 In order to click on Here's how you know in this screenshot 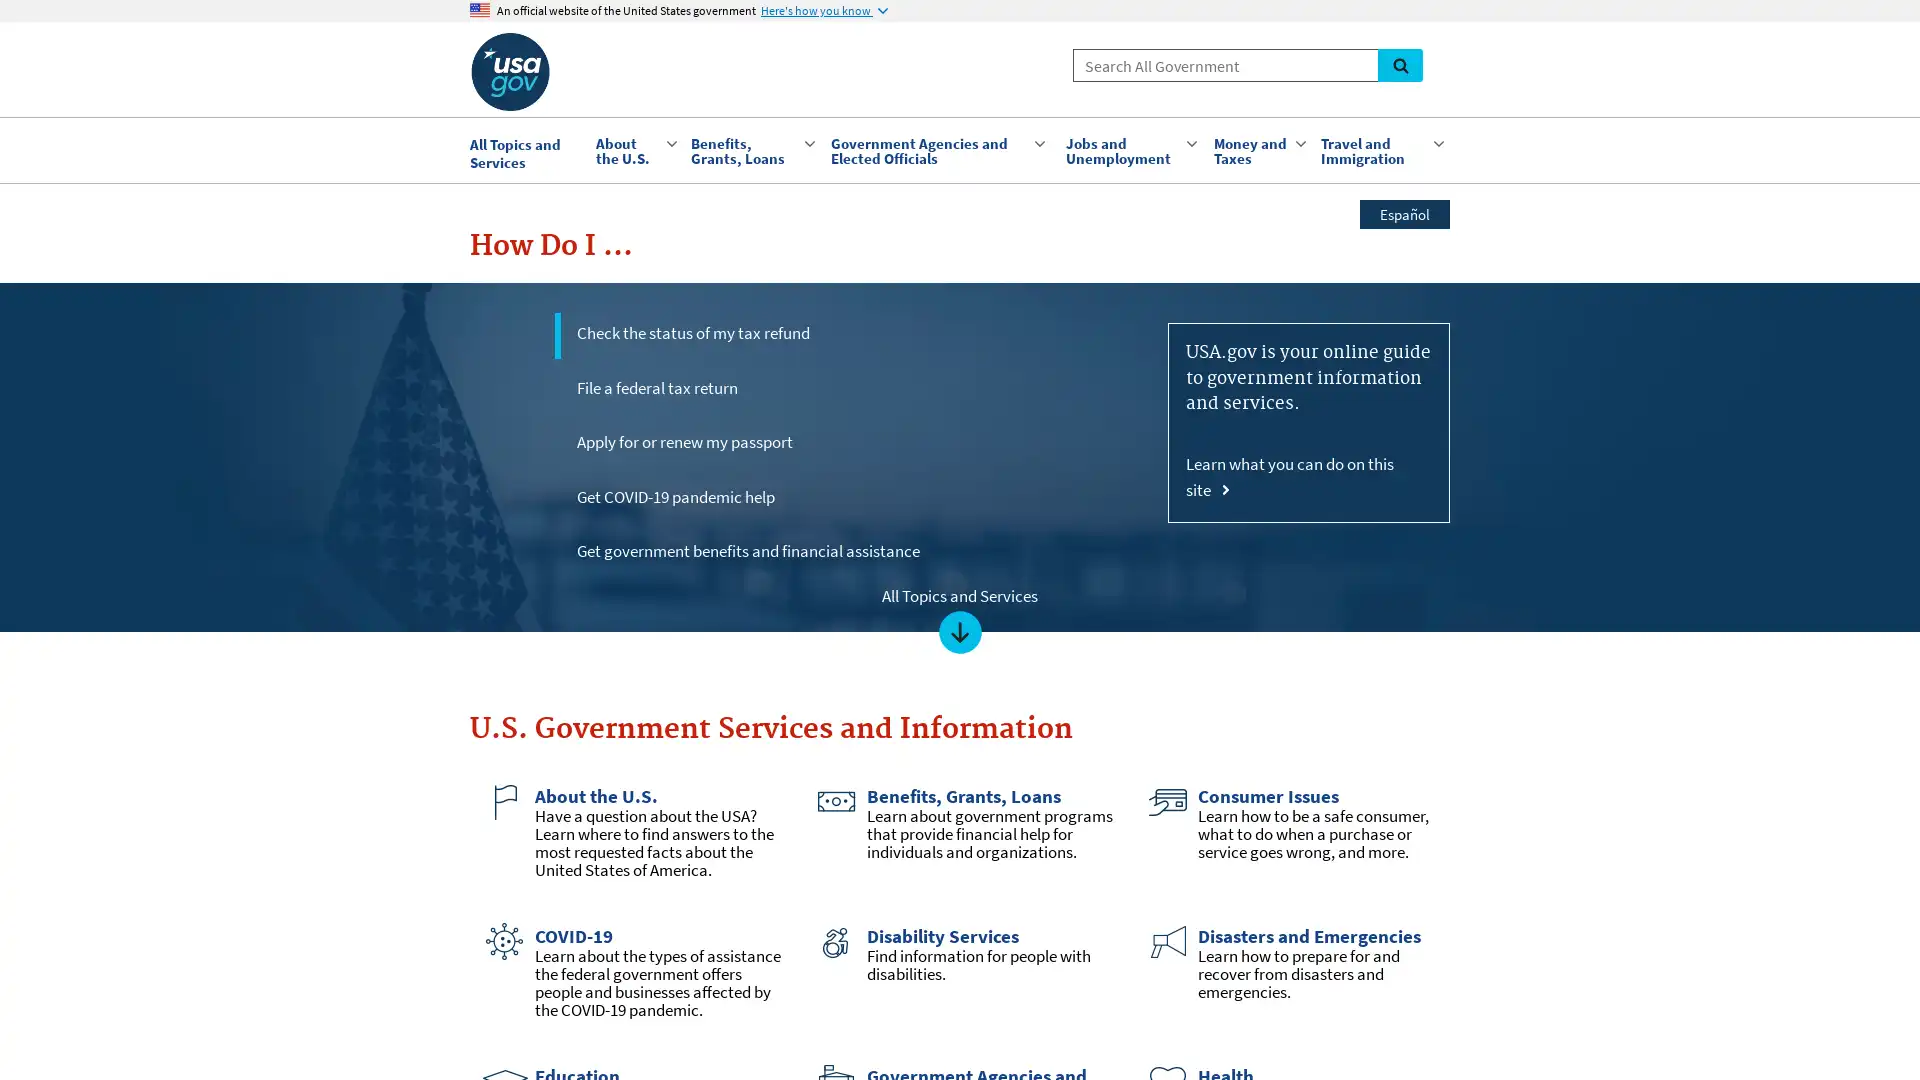, I will do `click(824, 11)`.